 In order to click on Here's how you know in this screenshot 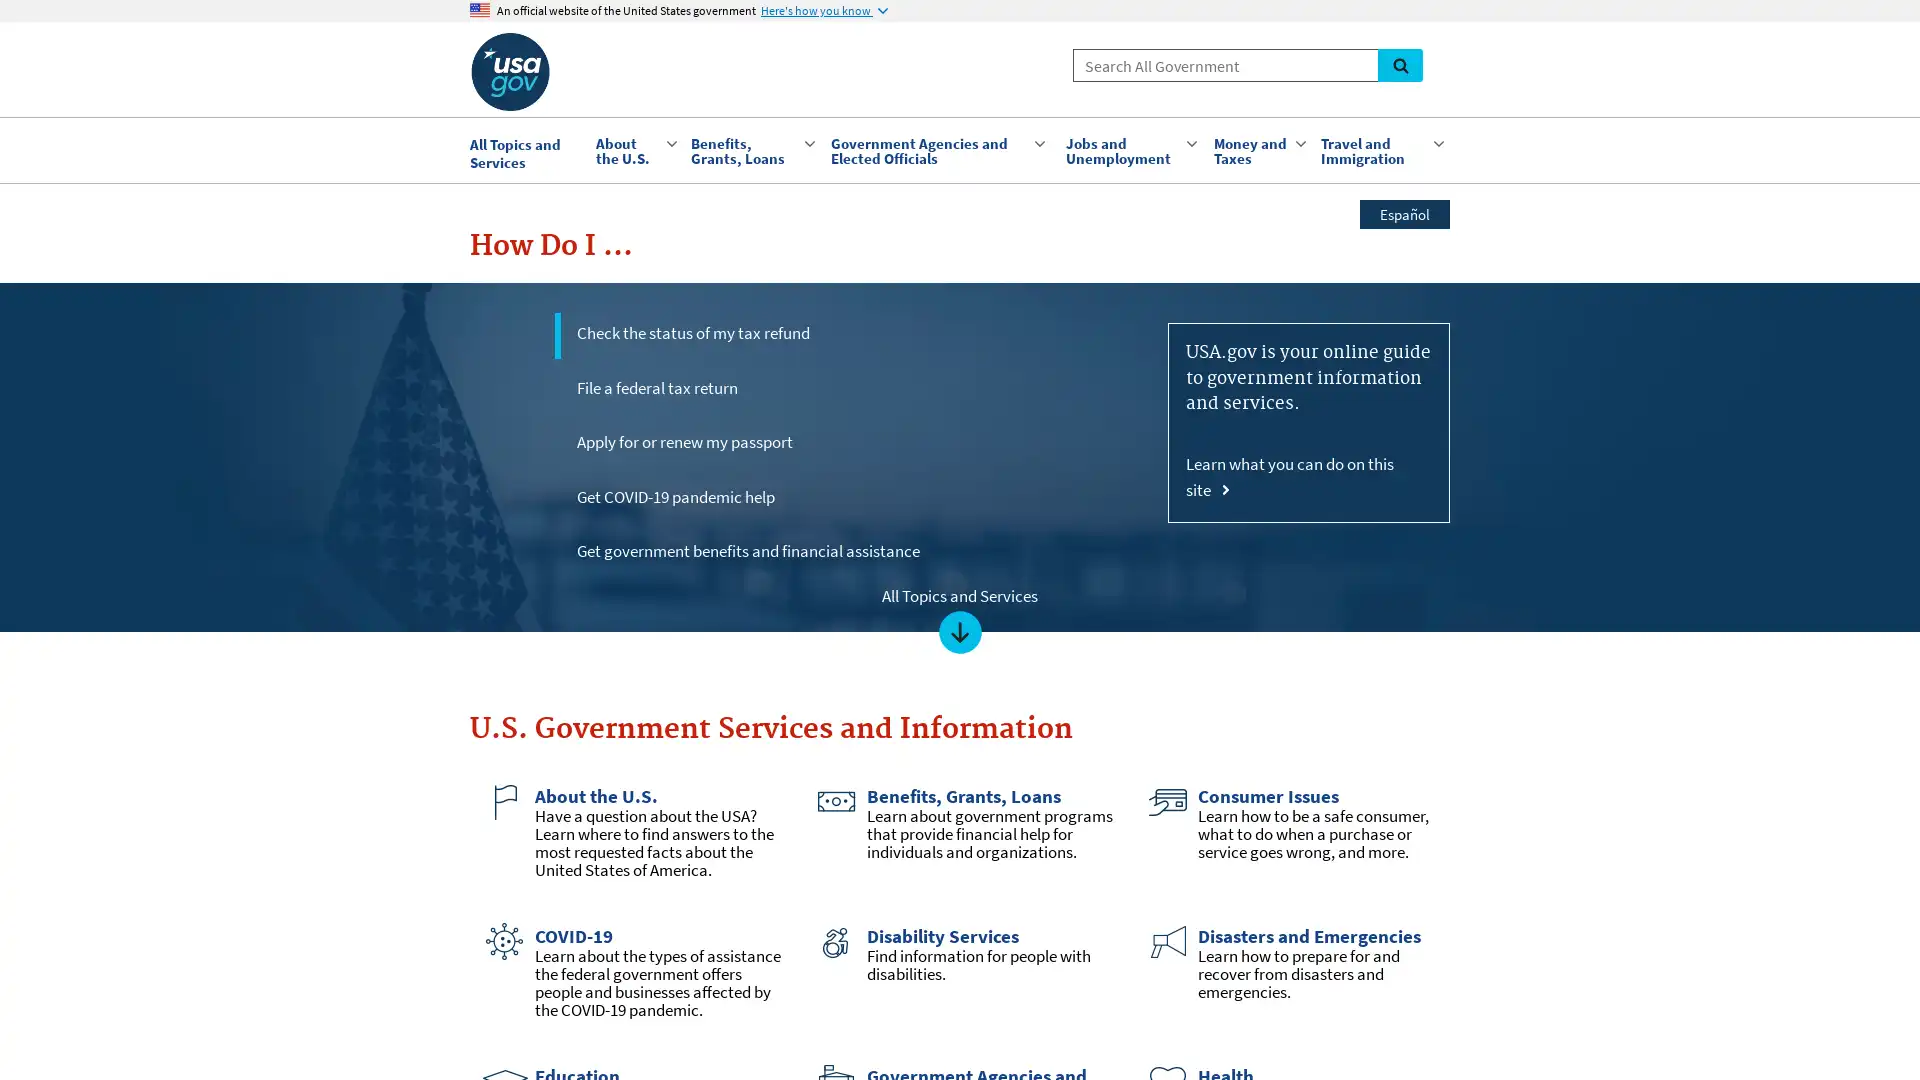, I will do `click(824, 11)`.